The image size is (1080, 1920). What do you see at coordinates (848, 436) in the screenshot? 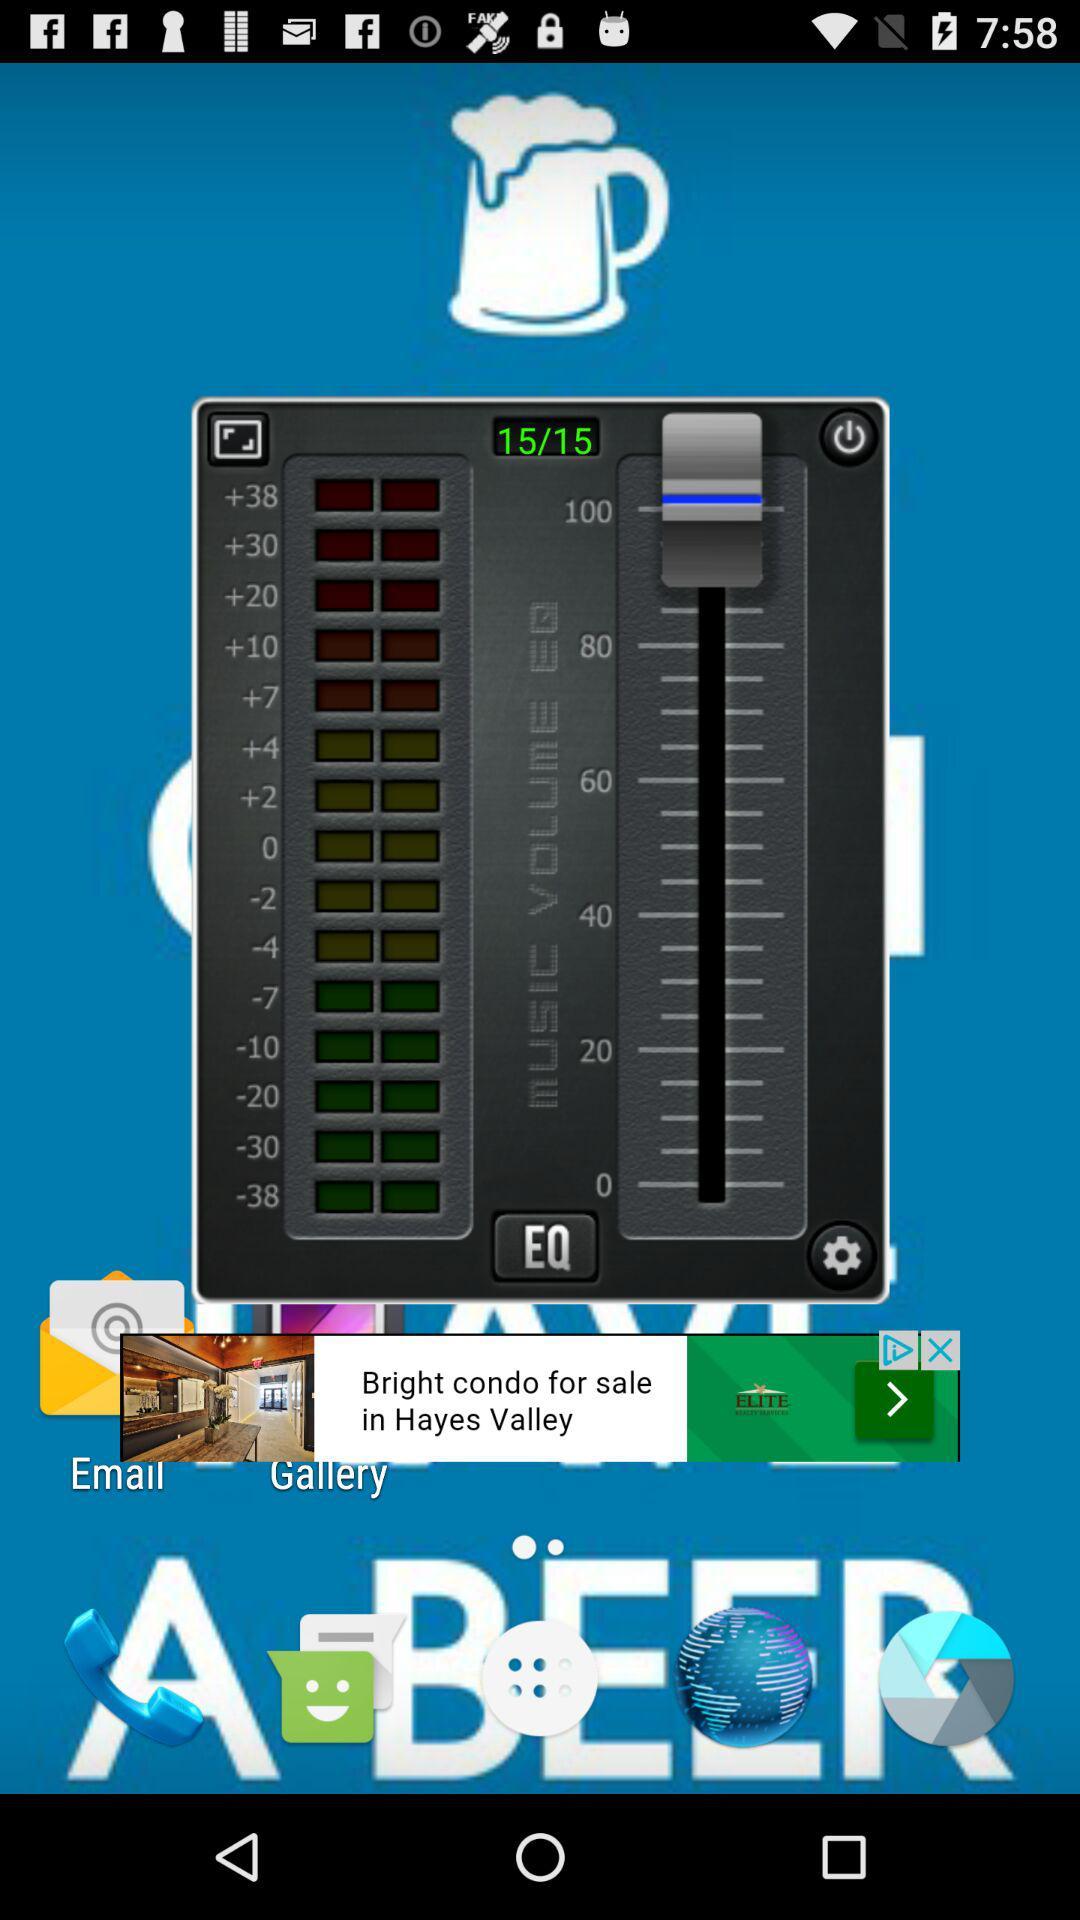
I see `restart button` at bounding box center [848, 436].